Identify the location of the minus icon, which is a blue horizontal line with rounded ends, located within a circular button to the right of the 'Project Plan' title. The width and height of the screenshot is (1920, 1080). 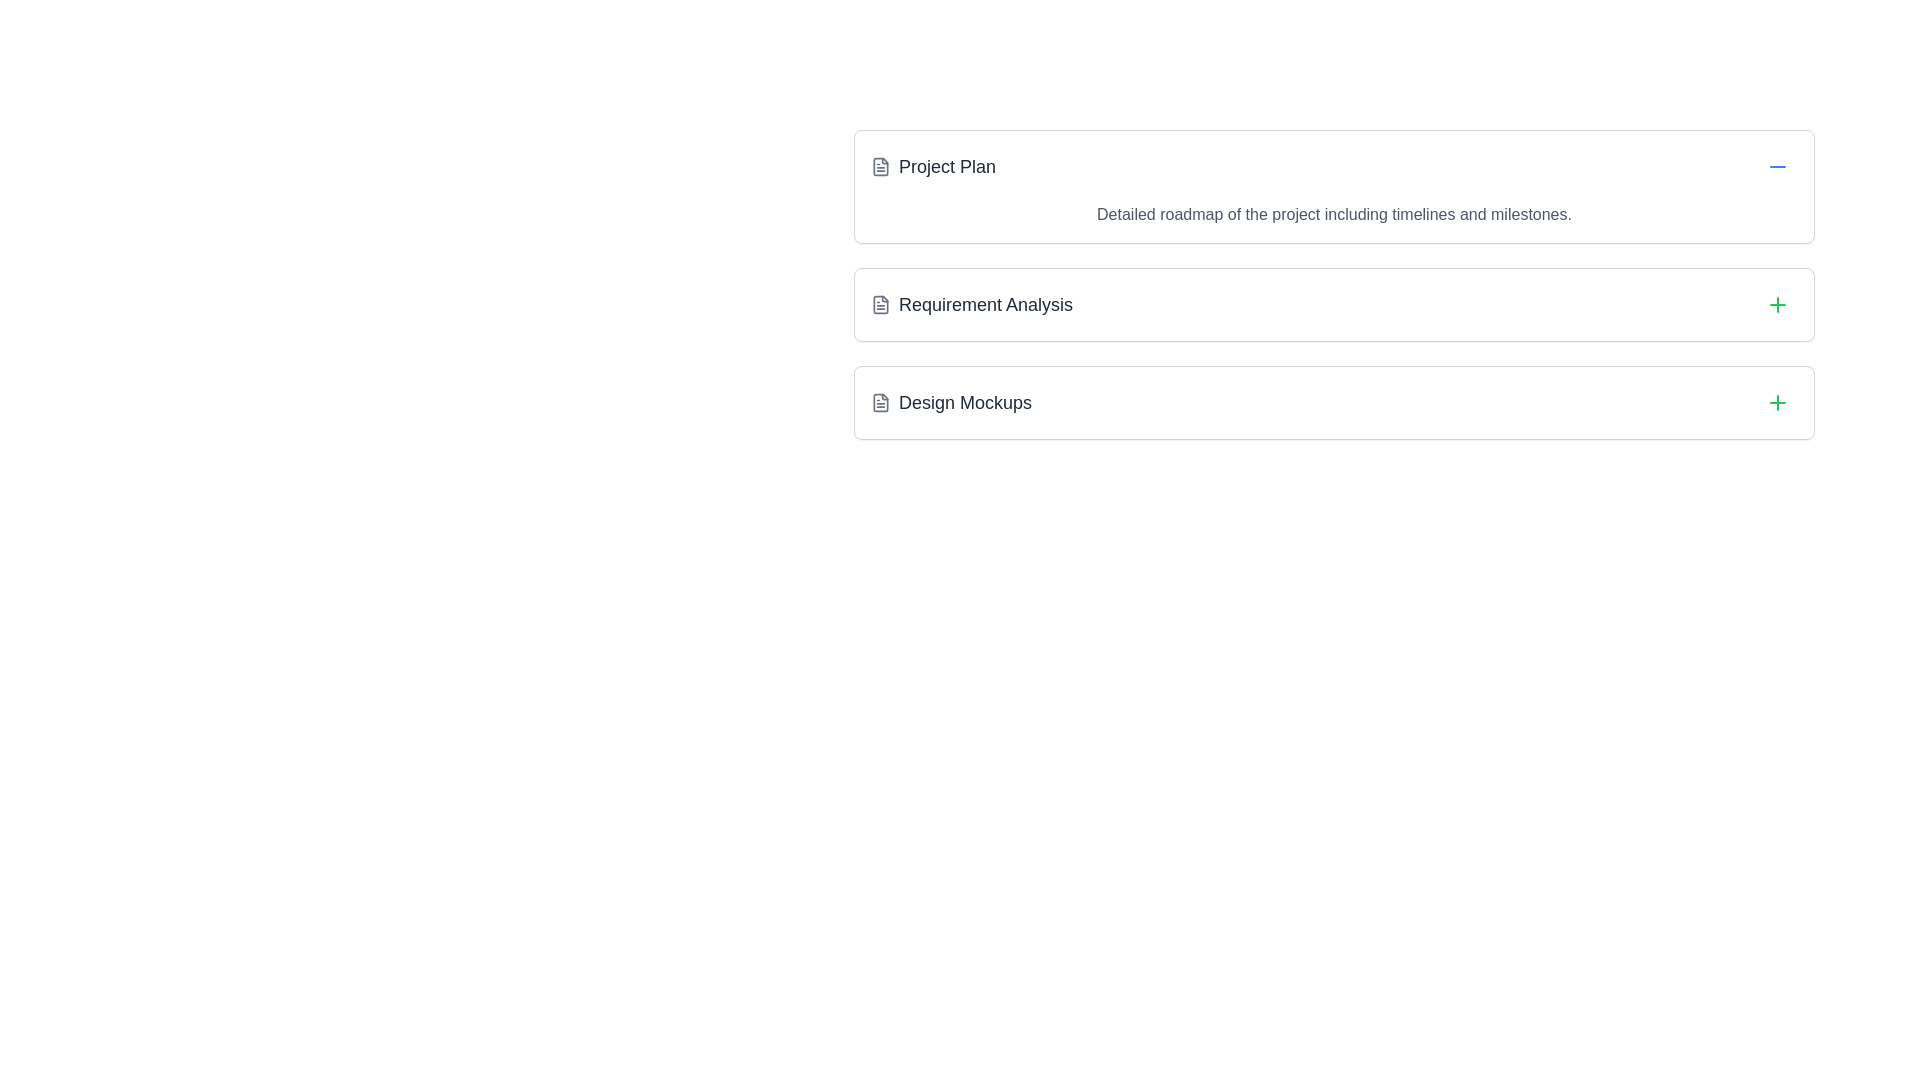
(1777, 165).